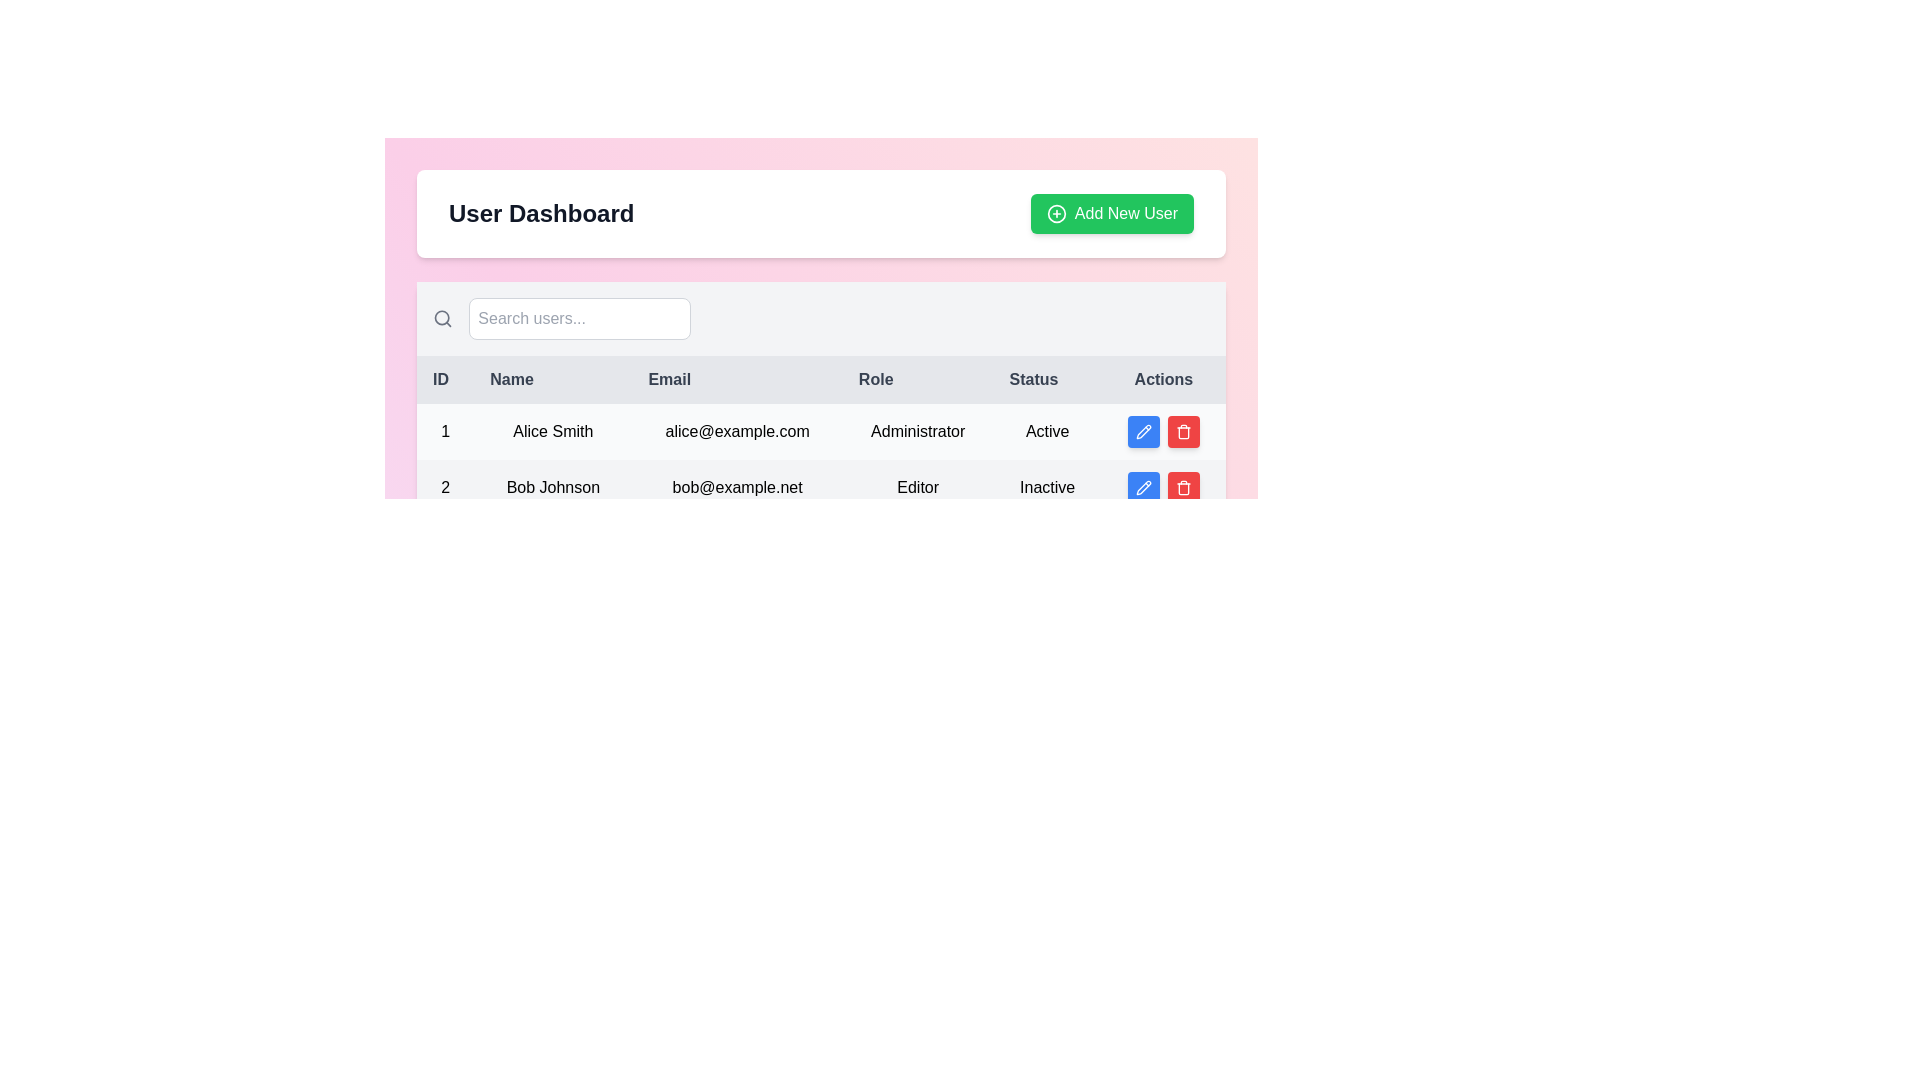 The image size is (1920, 1080). I want to click on the static text element that uniquely identifies the record for 'Alice Smith' in the first row of the data table under the 'ID' column, so click(444, 431).